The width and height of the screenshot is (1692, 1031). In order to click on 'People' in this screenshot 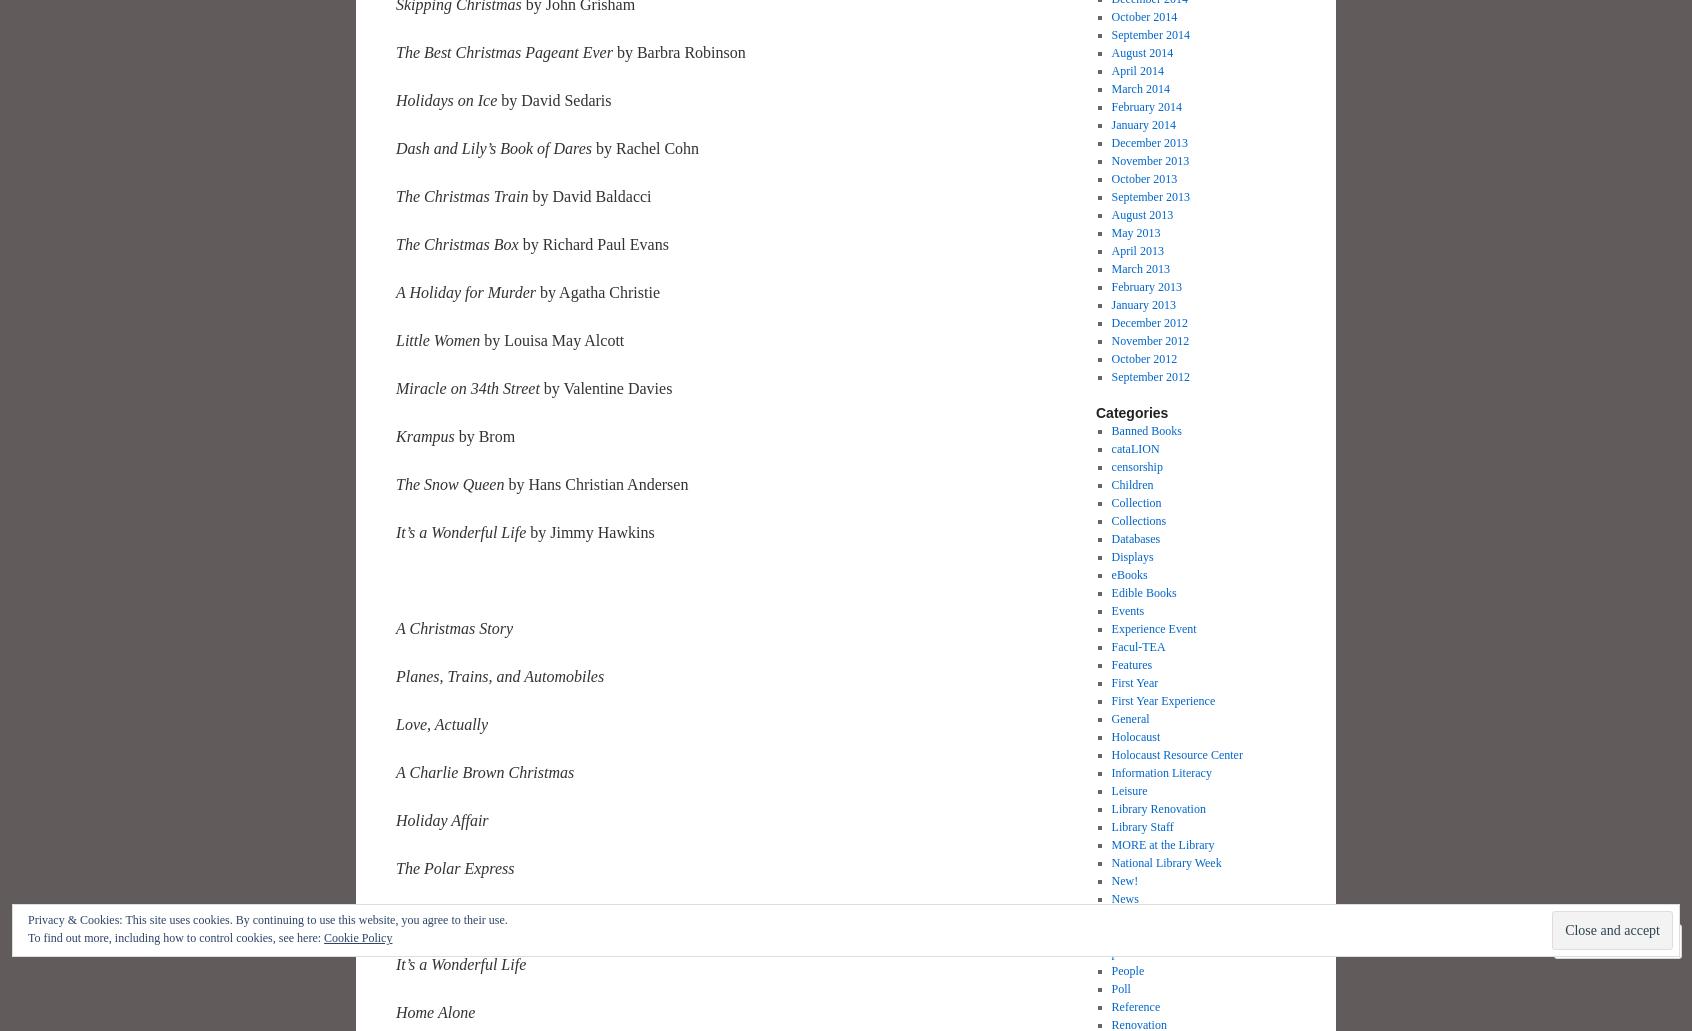, I will do `click(1110, 969)`.